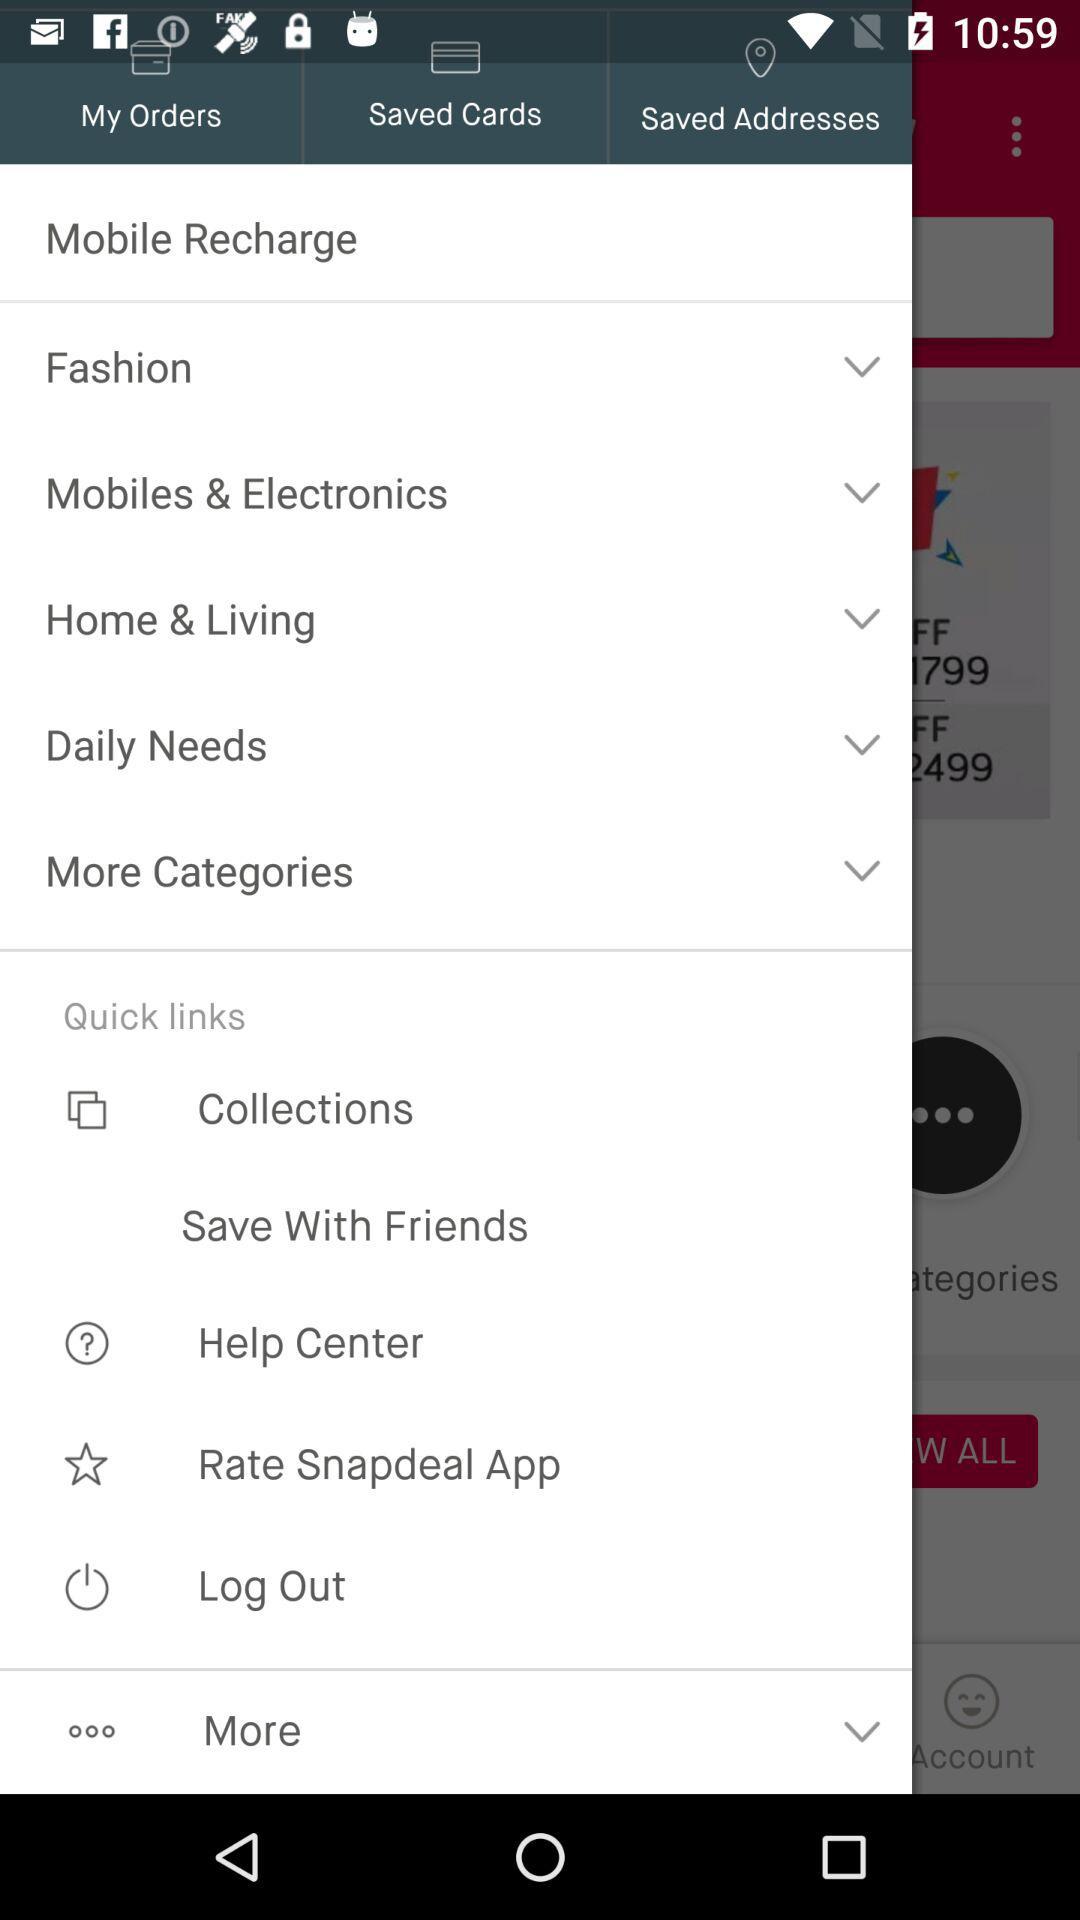  I want to click on the arrow beside daily needs, so click(861, 742).